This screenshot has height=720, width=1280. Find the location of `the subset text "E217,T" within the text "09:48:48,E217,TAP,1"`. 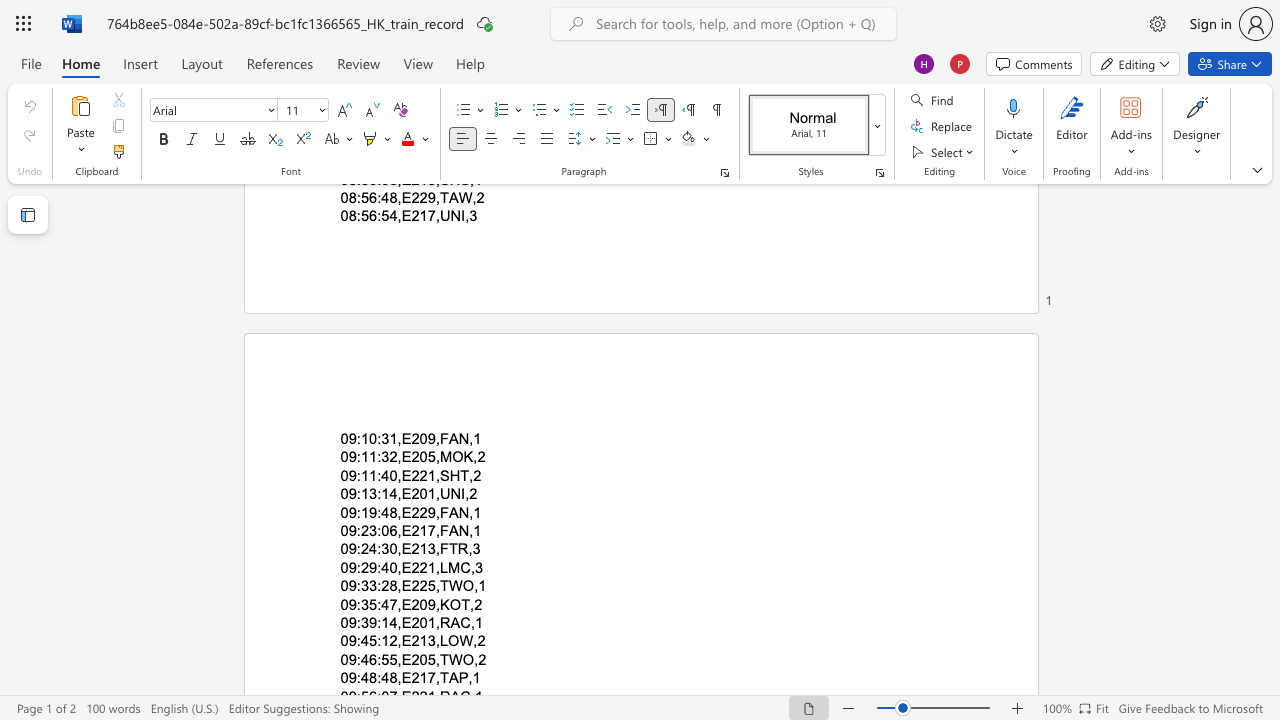

the subset text "E217,T" within the text "09:48:48,E217,TAP,1" is located at coordinates (400, 677).